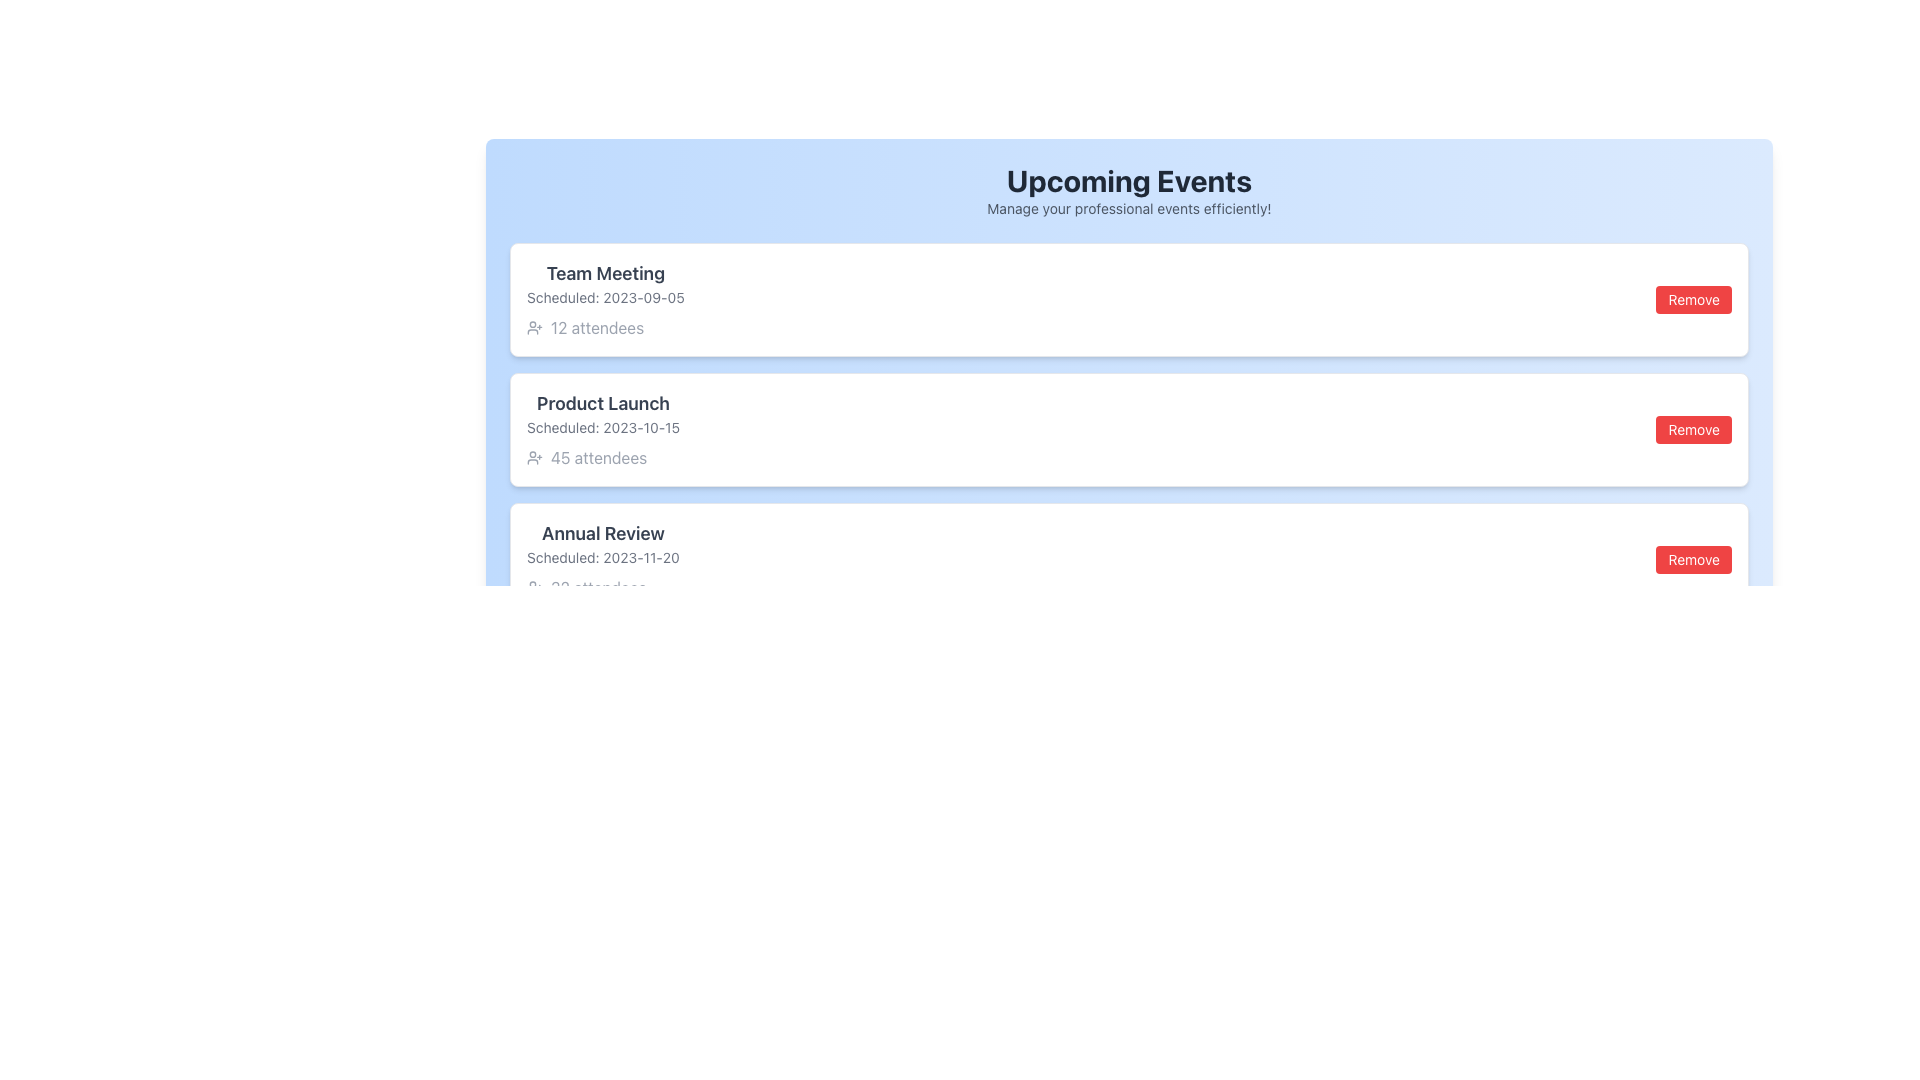 Image resolution: width=1920 pixels, height=1080 pixels. I want to click on the text label that reads 'Manage your professional events efficiently!', which is styled in small gray font and located directly below the header 'Upcoming Events', so click(1129, 208).